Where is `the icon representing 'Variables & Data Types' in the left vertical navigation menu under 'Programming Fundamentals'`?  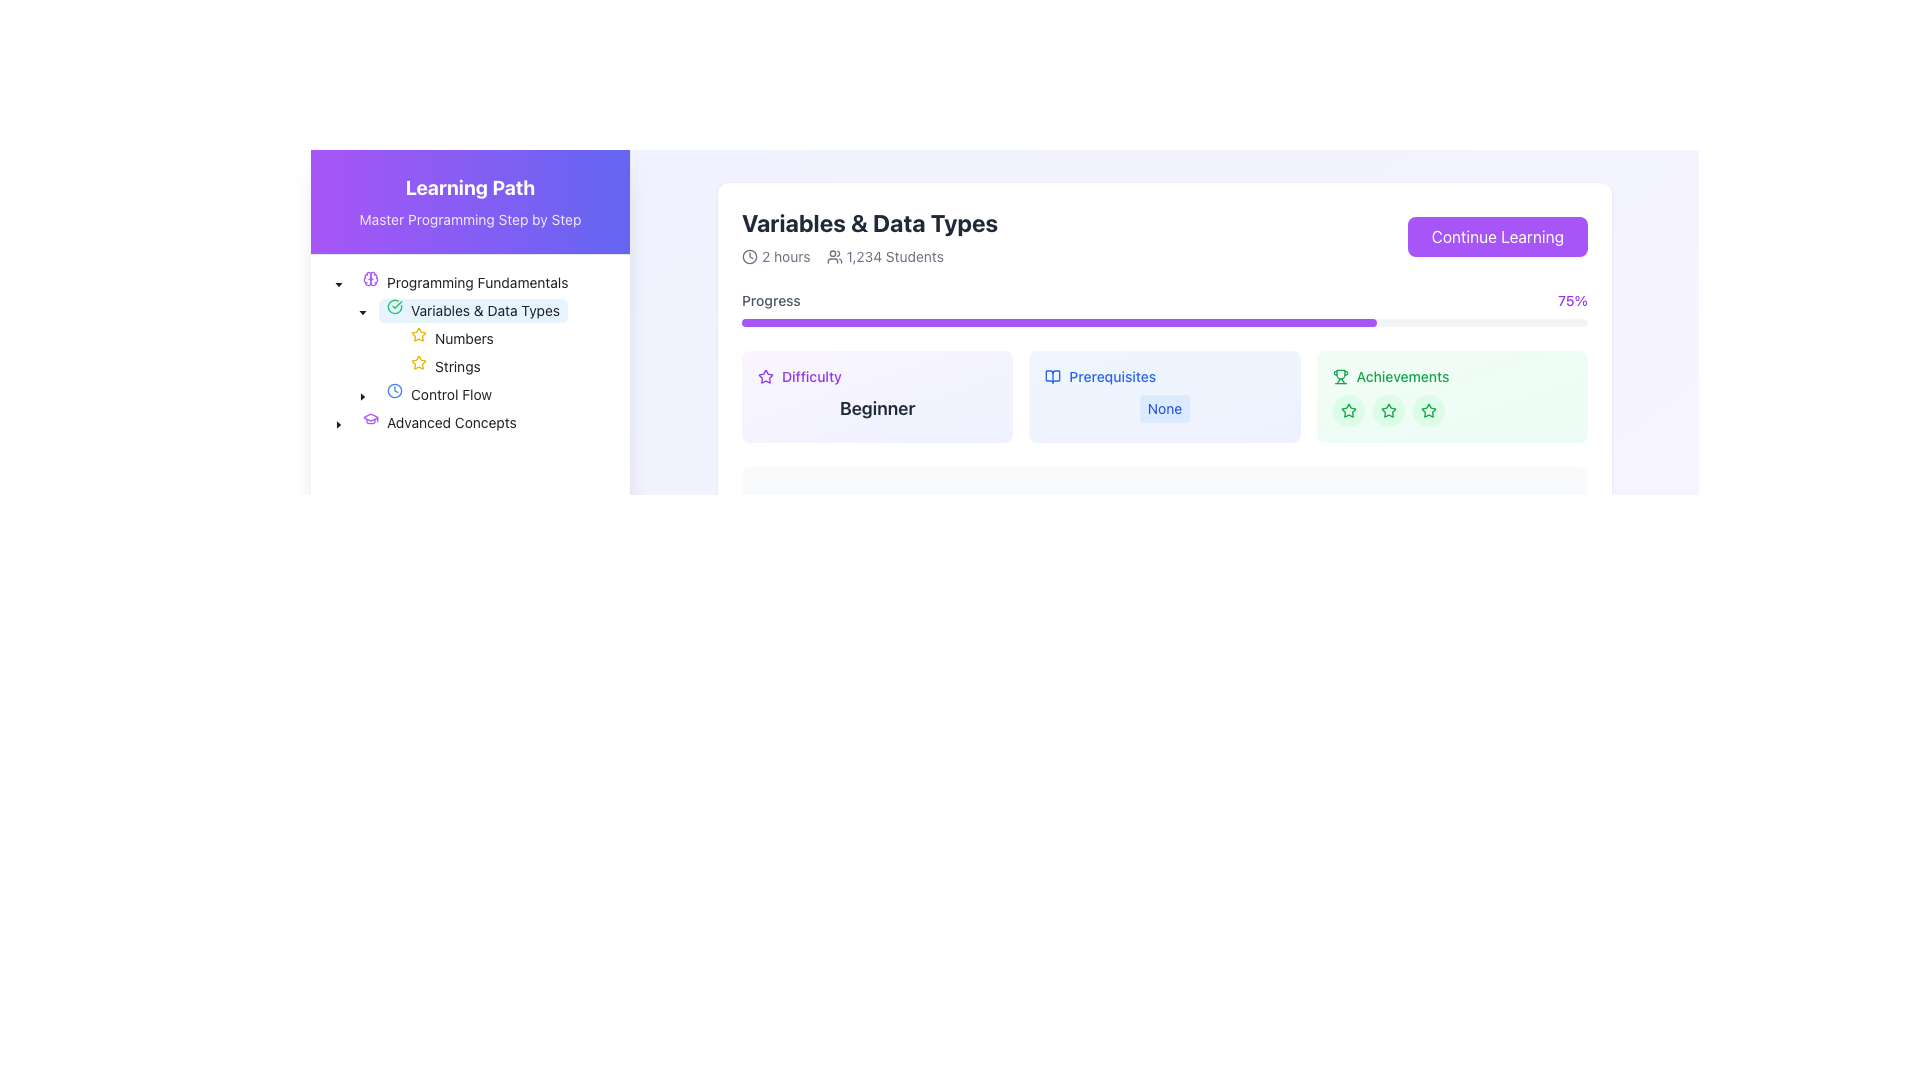 the icon representing 'Variables & Data Types' in the left vertical navigation menu under 'Programming Fundamentals' is located at coordinates (370, 418).